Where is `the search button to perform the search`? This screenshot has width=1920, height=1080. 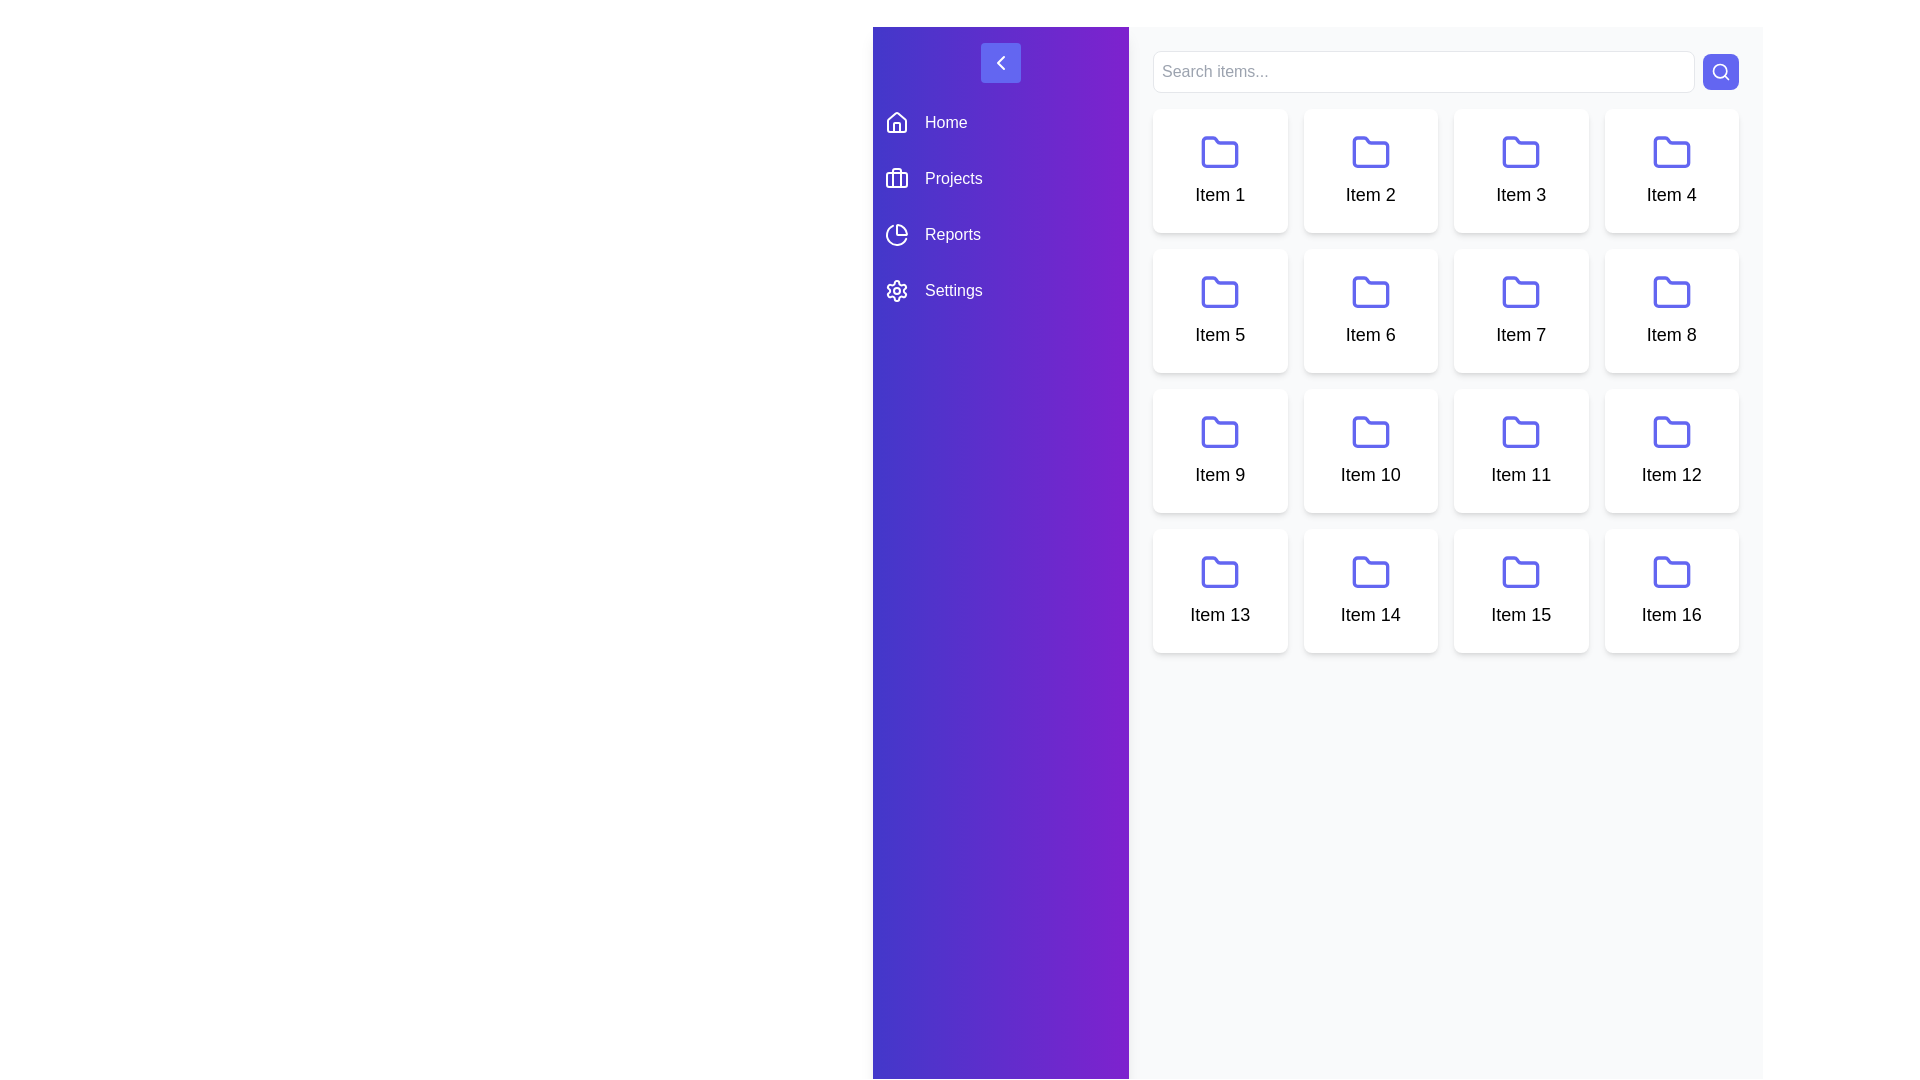
the search button to perform the search is located at coordinates (1720, 71).